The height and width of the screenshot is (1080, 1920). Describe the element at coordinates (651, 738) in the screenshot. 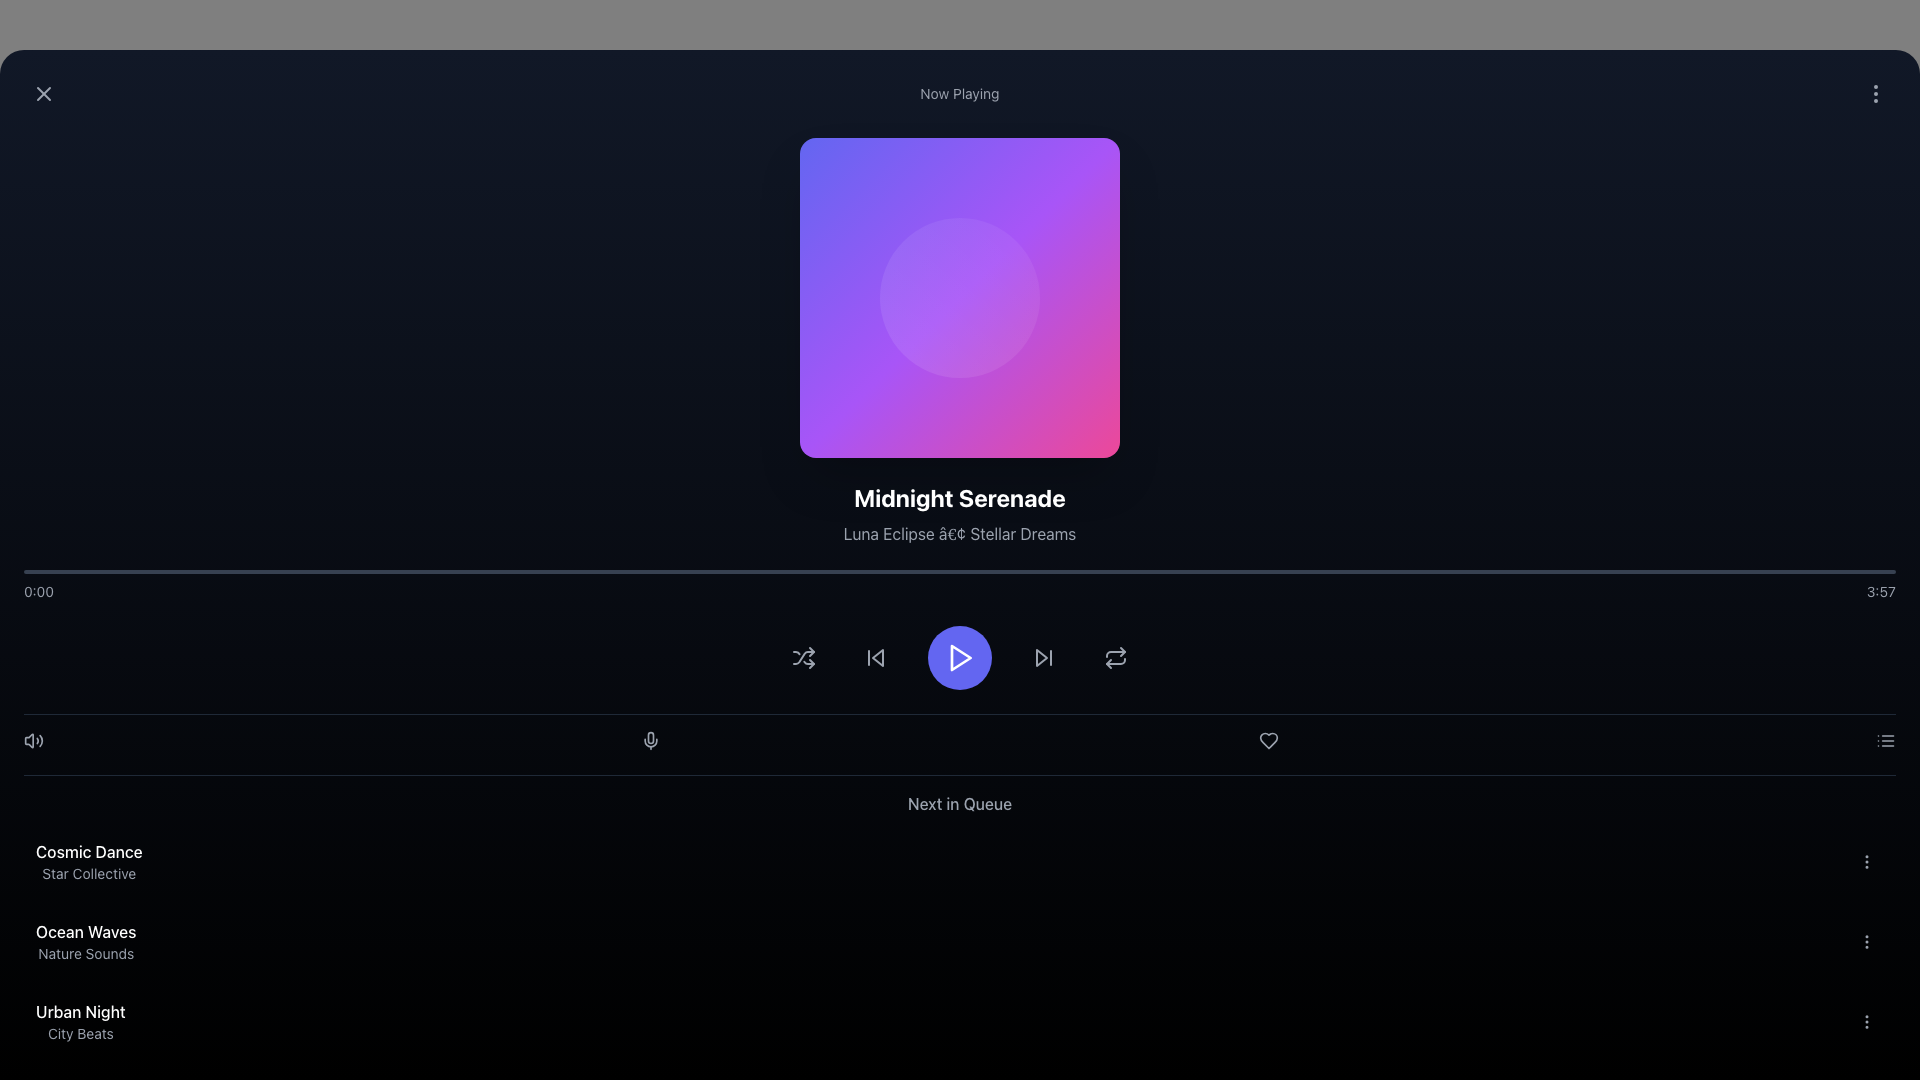

I see `the microphone icon, which is a small rounded icon used for audio recording, located in the bottom control bar between the like icon and the volume indicator` at that location.